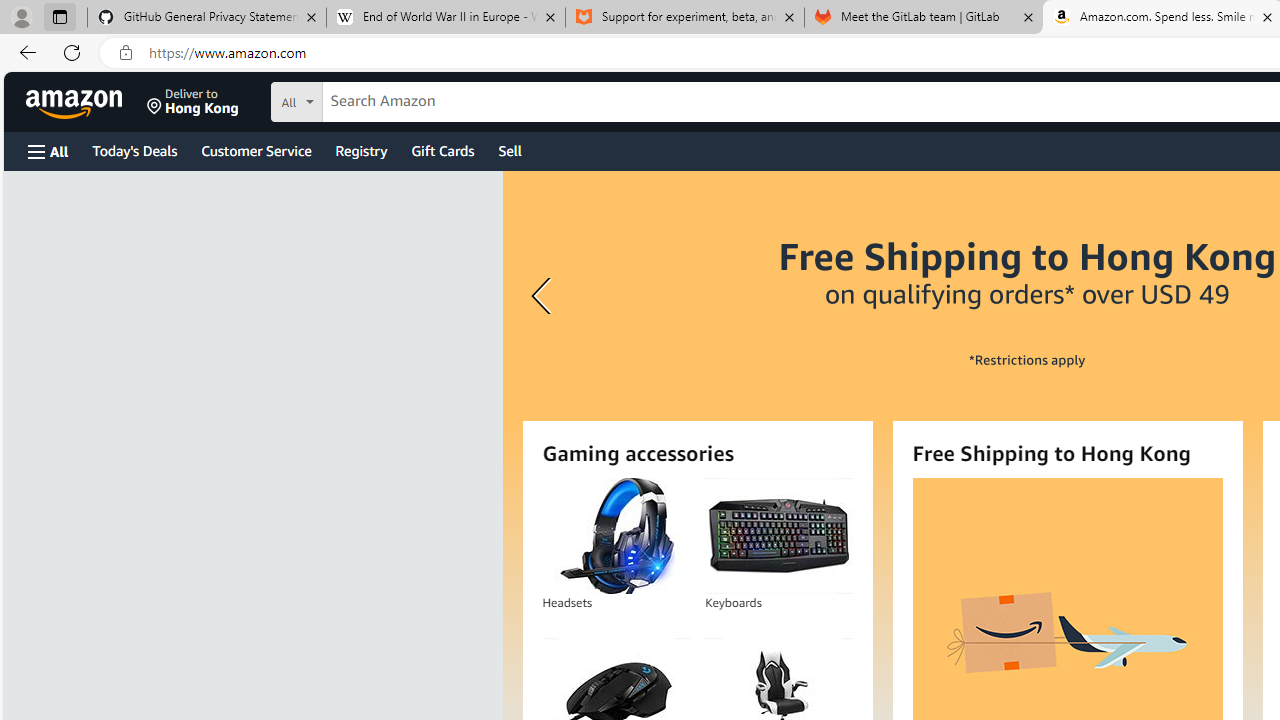 The image size is (1280, 720). Describe the element at coordinates (48, 150) in the screenshot. I see `'Open Menu'` at that location.